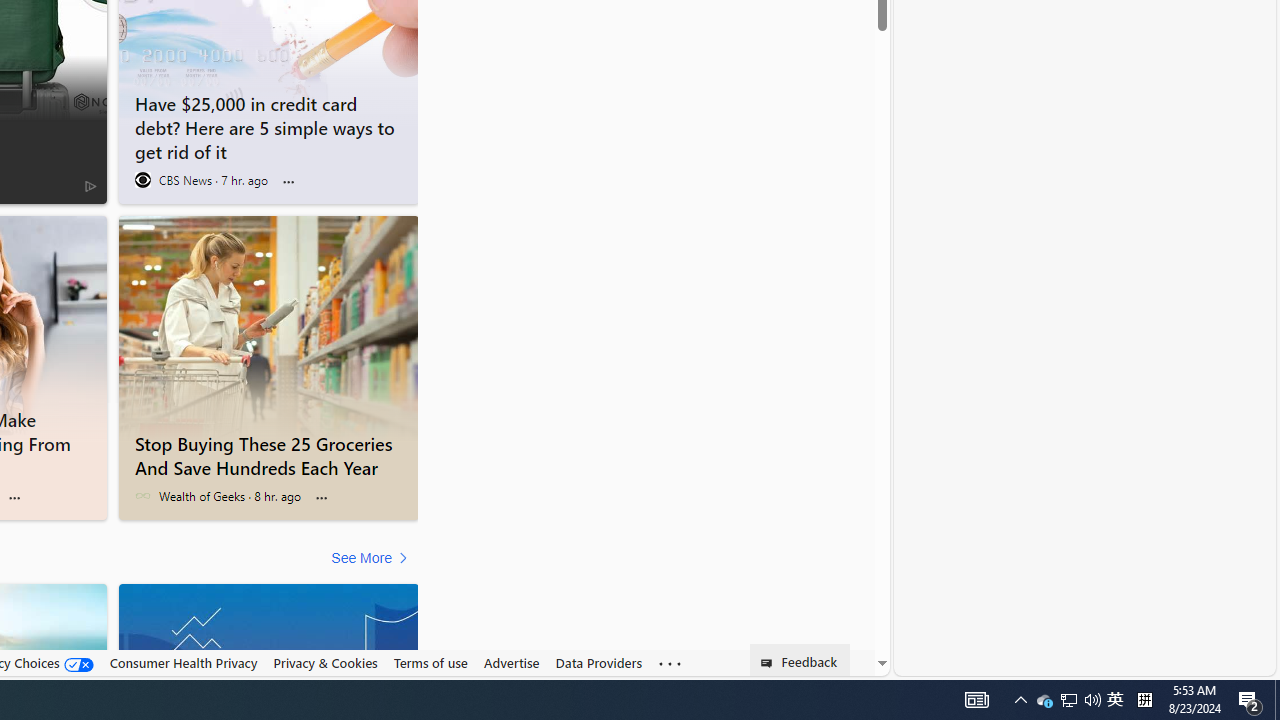  I want to click on 'CBS News', so click(141, 180).